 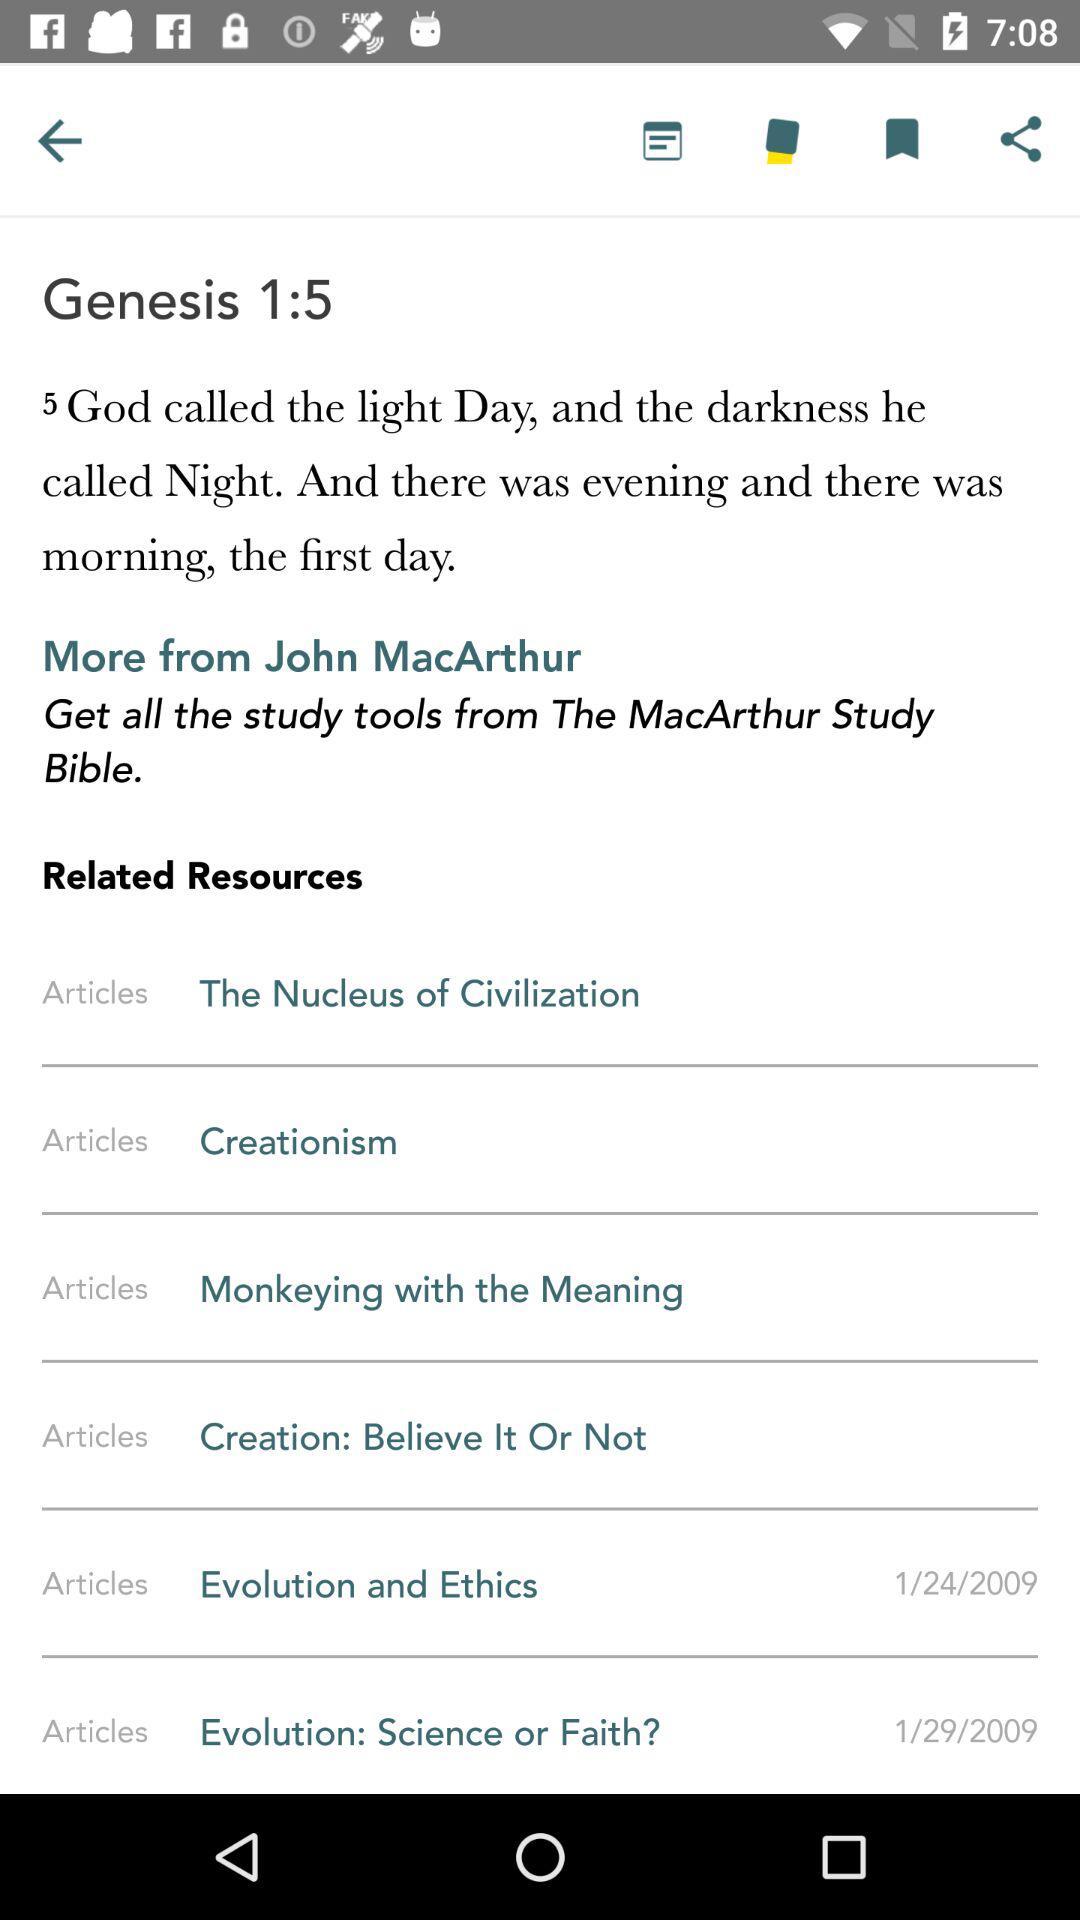 What do you see at coordinates (662, 139) in the screenshot?
I see `text option` at bounding box center [662, 139].